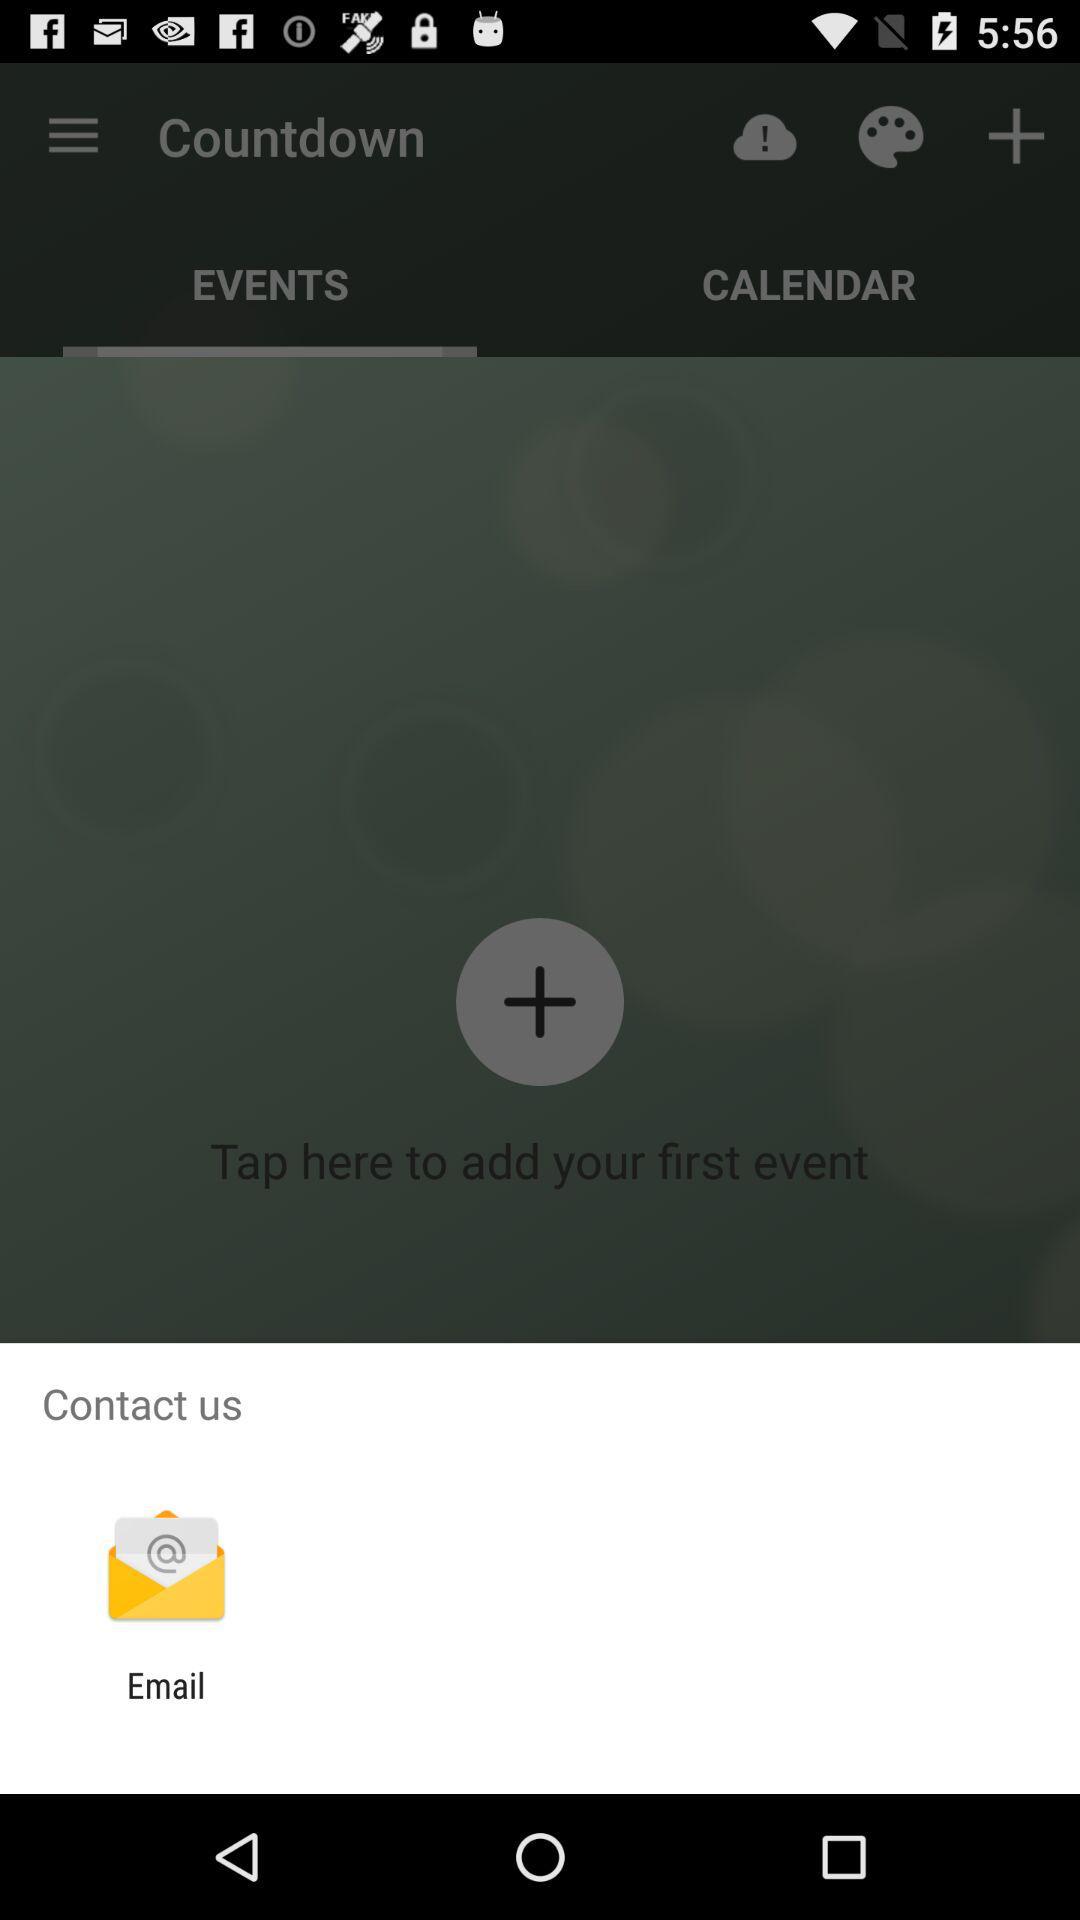 This screenshot has height=1920, width=1080. What do you see at coordinates (165, 1567) in the screenshot?
I see `item above the email item` at bounding box center [165, 1567].